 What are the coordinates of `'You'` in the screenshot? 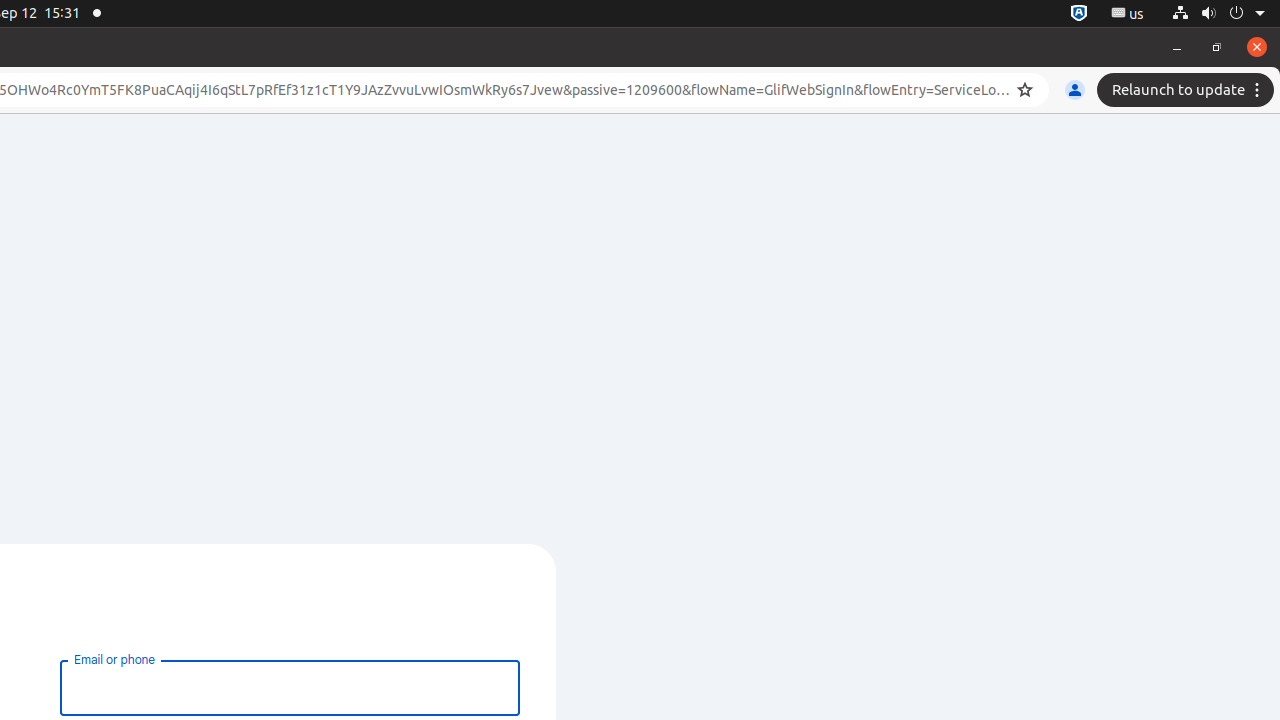 It's located at (1073, 90).